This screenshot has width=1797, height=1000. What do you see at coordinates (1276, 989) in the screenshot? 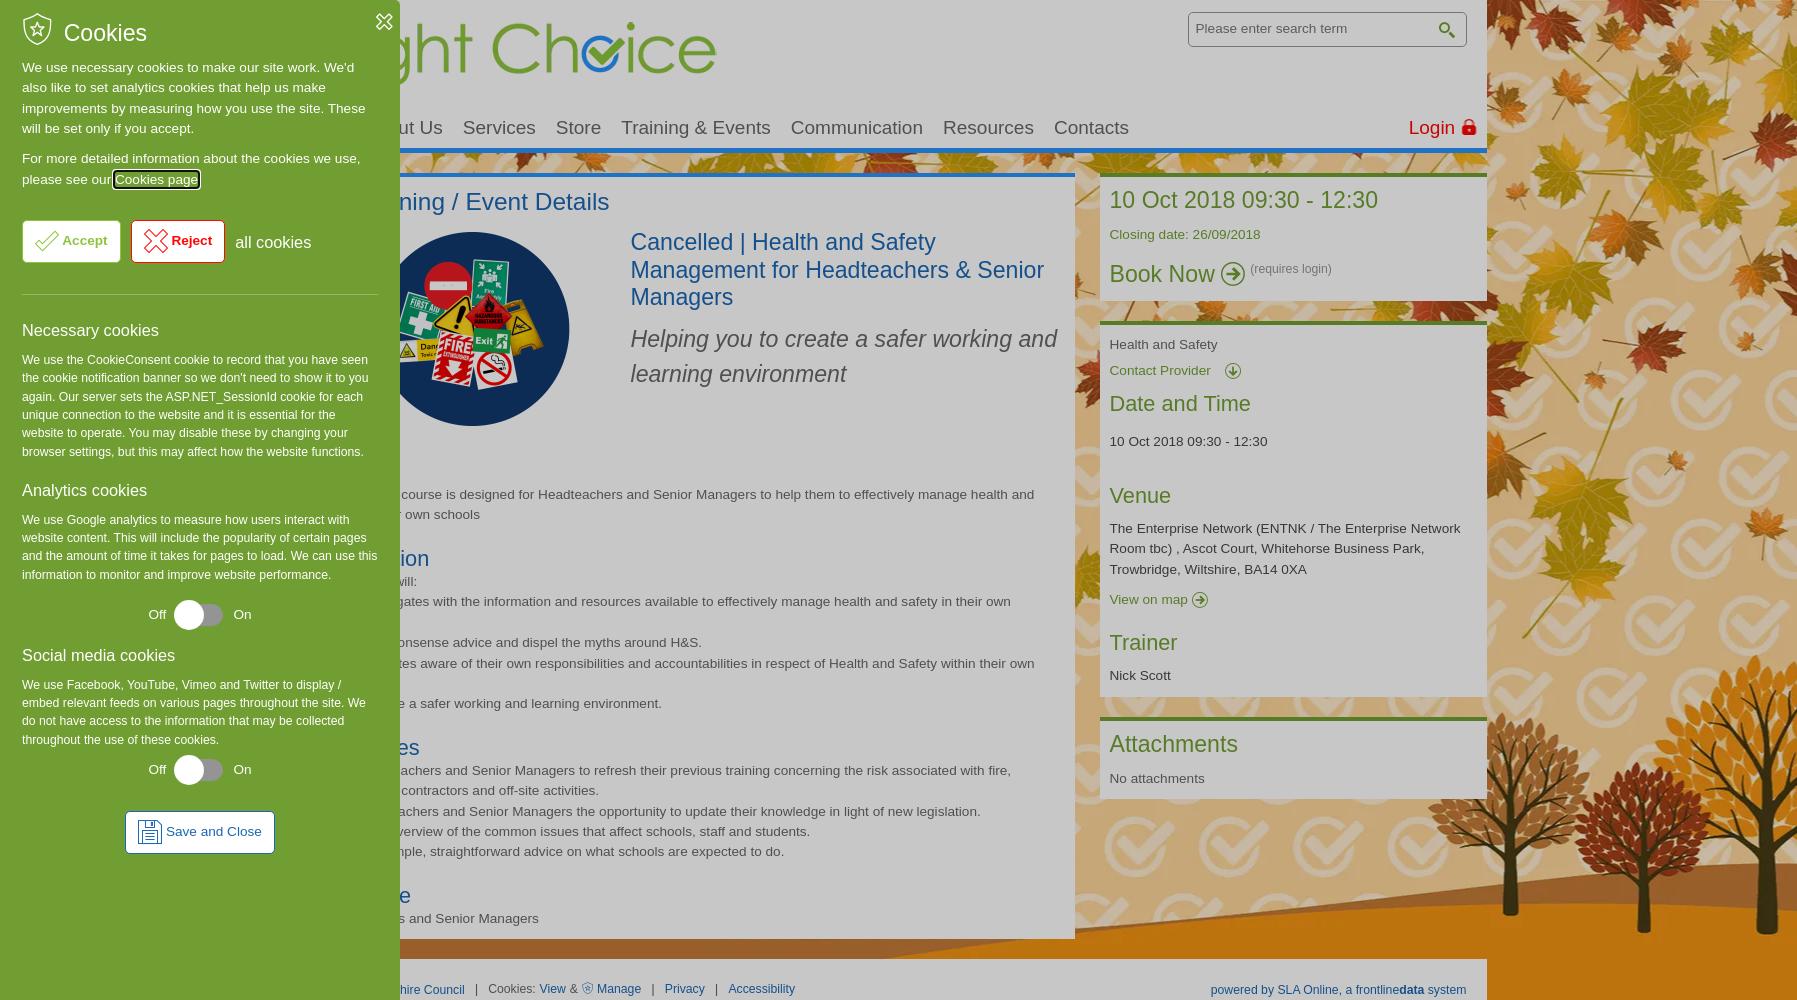
I see `'SLA Online'` at bounding box center [1276, 989].